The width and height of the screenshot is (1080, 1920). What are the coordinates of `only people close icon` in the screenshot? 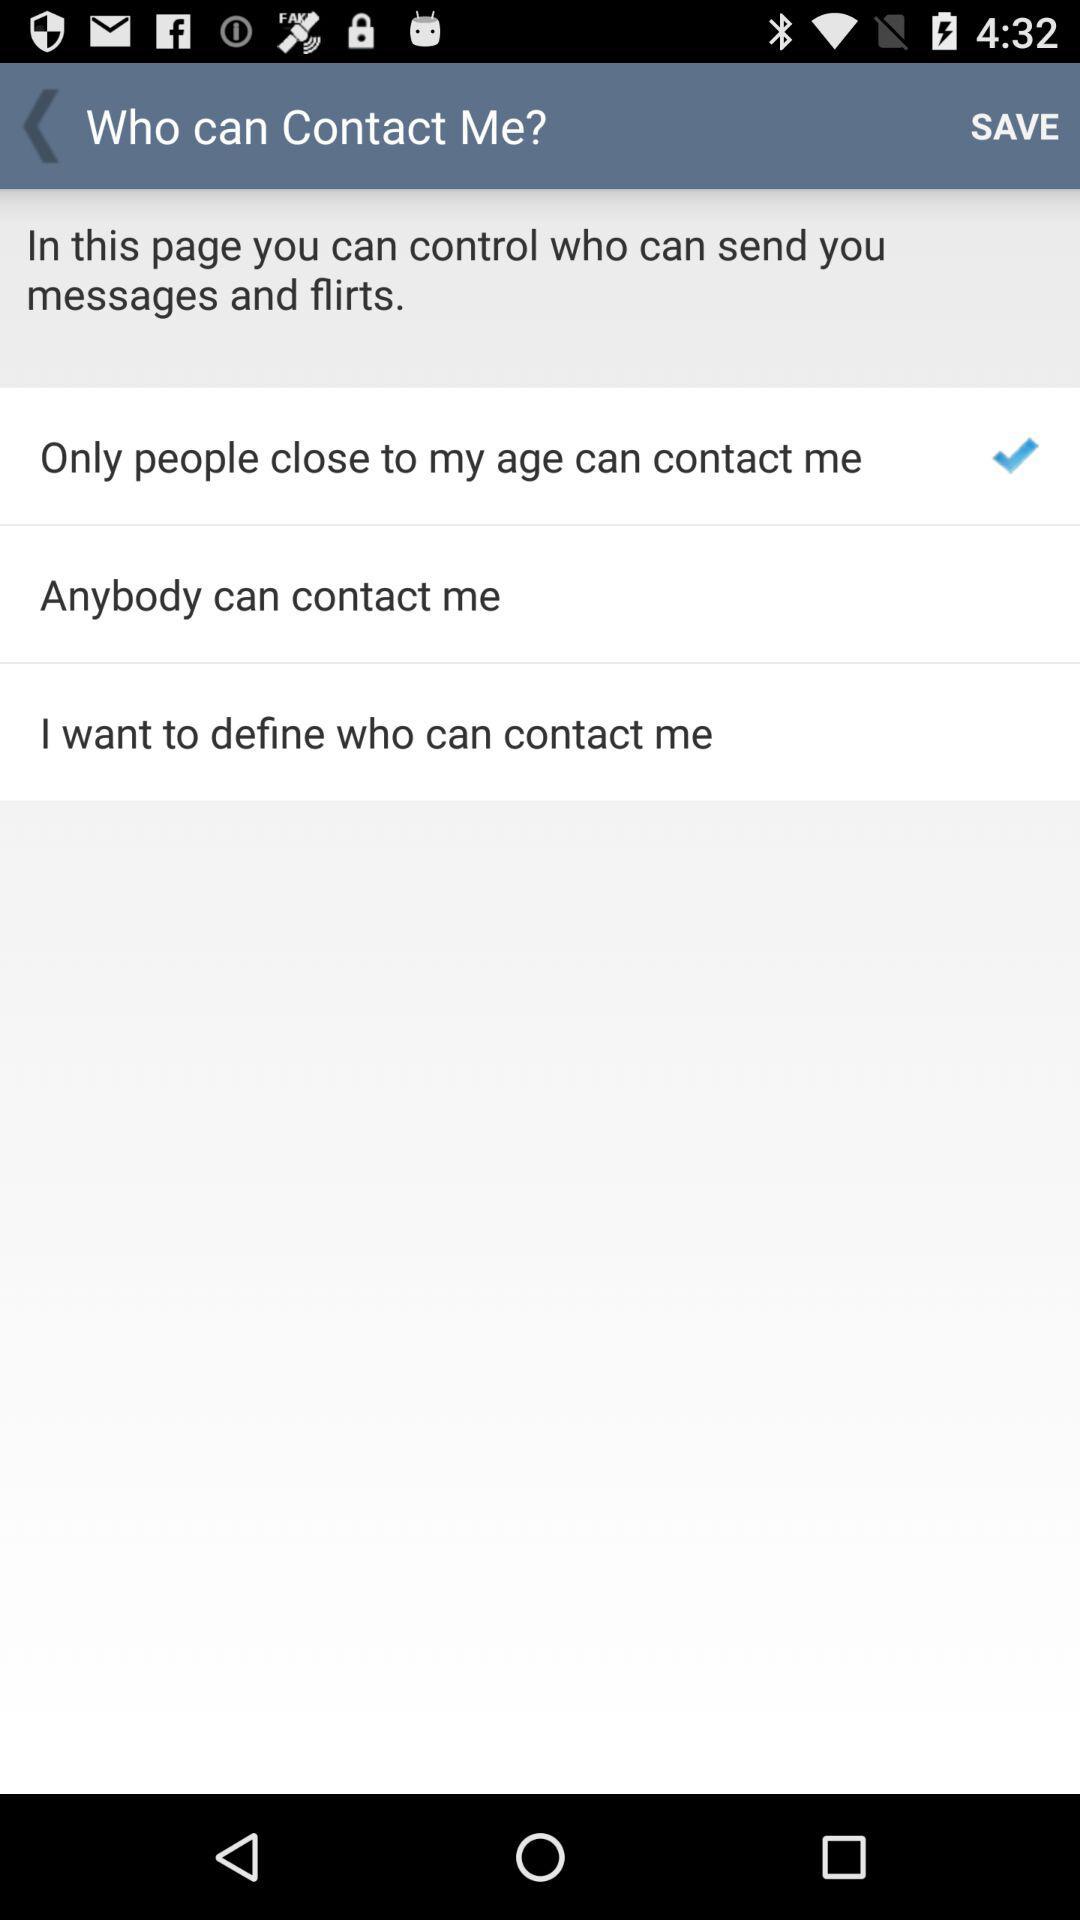 It's located at (489, 455).